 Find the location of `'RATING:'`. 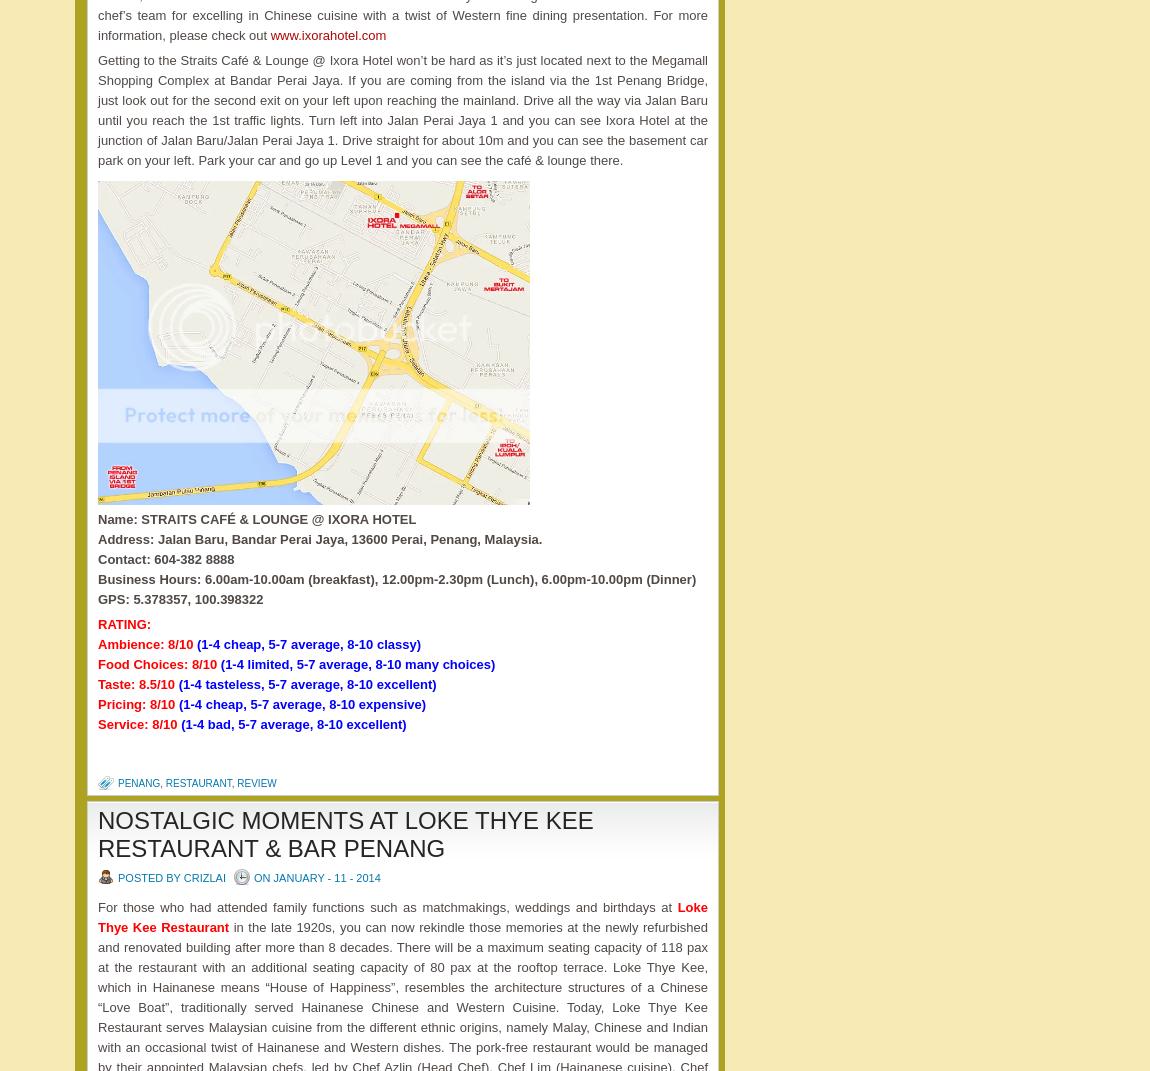

'RATING:' is located at coordinates (123, 622).